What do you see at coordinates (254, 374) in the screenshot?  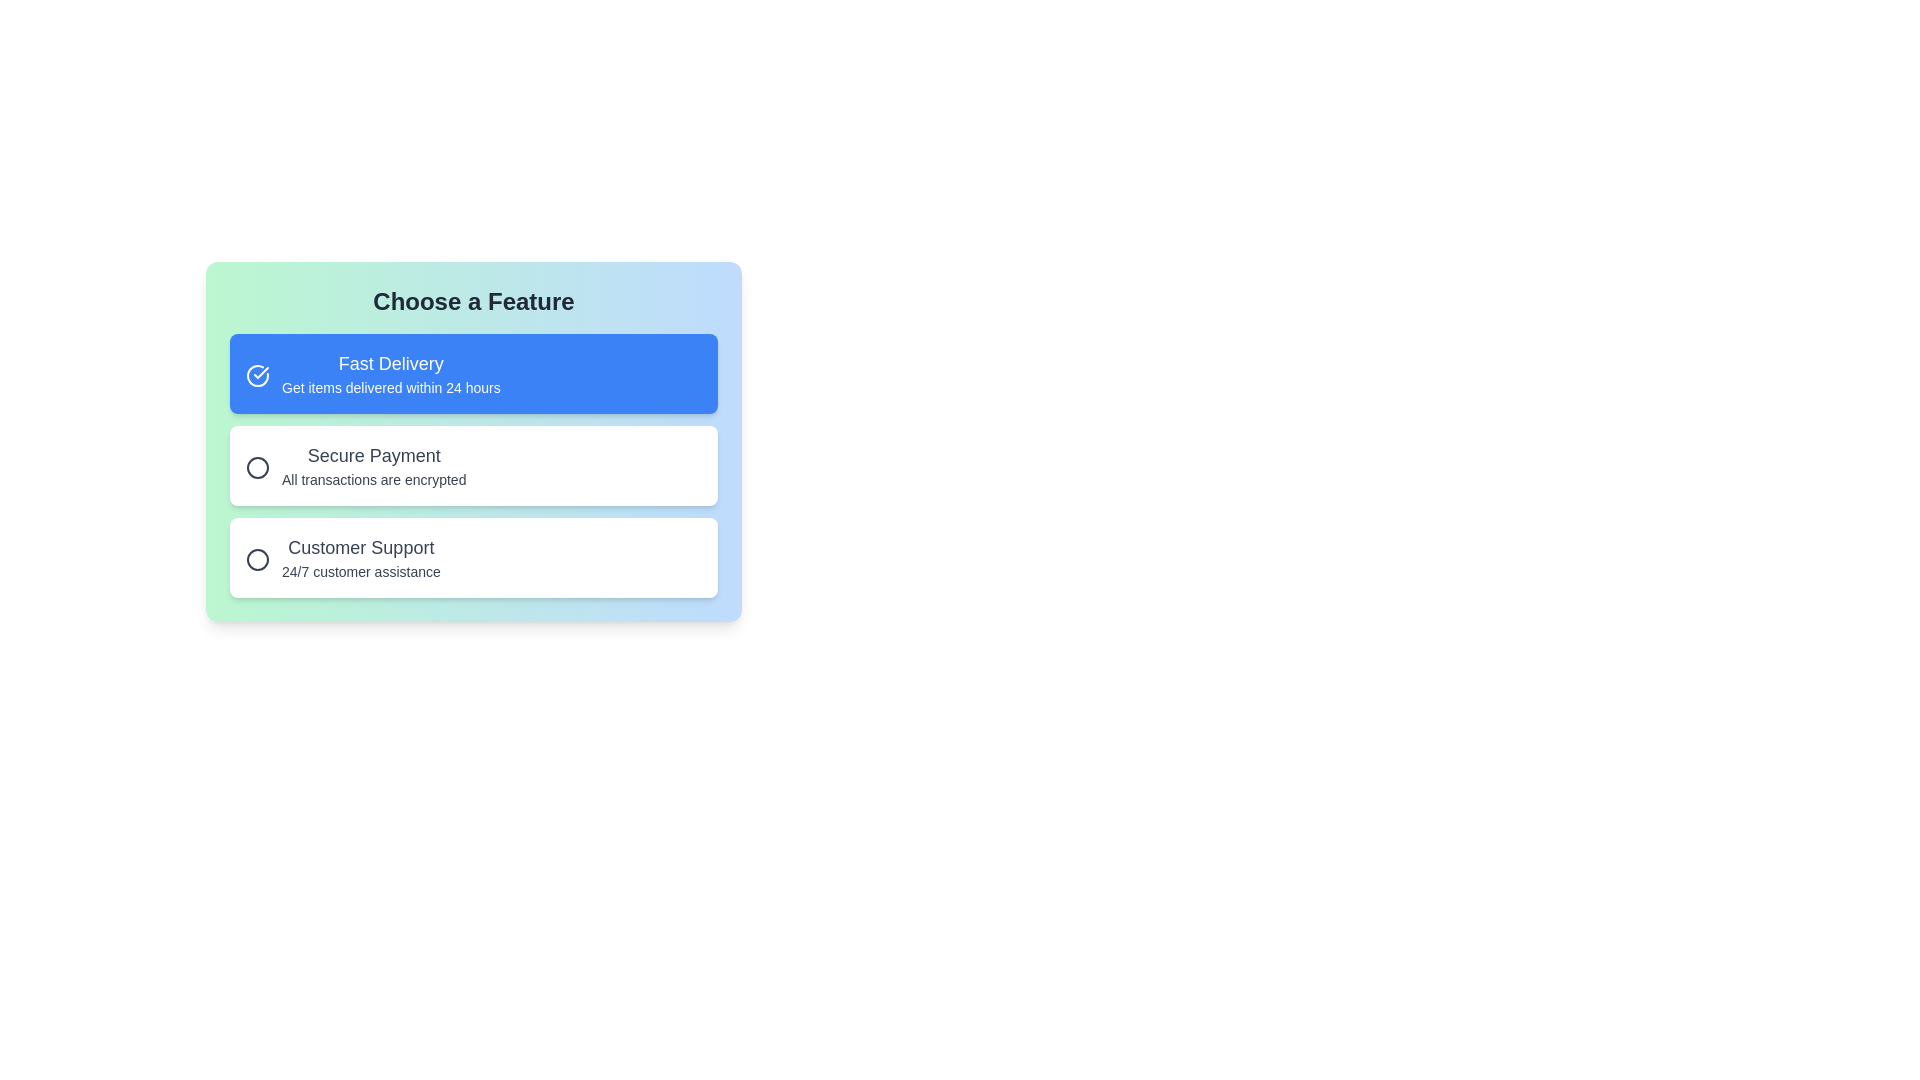 I see `the small circular icon with a checkmark that is styled with a white outline against a blue background, located to the left of the 'Fast Delivery' text` at bounding box center [254, 374].